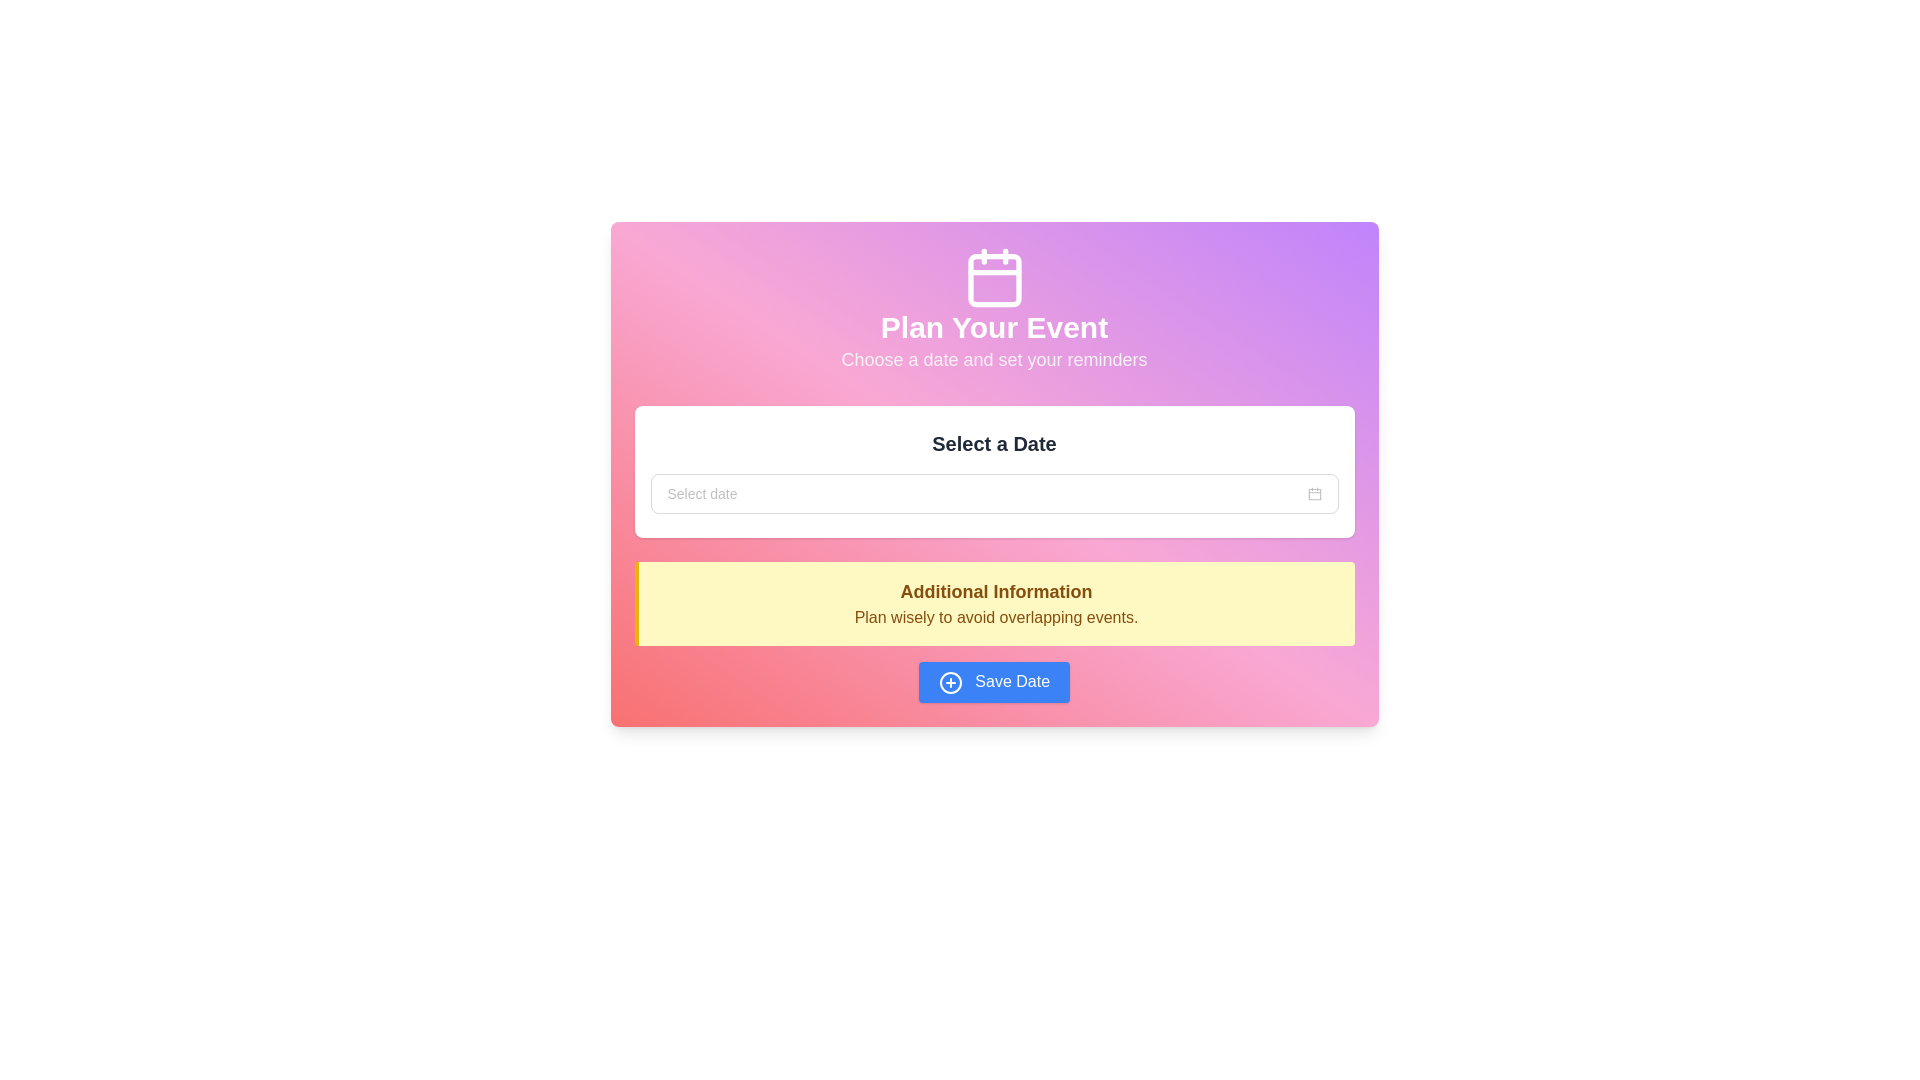 Image resolution: width=1920 pixels, height=1080 pixels. What do you see at coordinates (994, 358) in the screenshot?
I see `the instructional Text label that provides guidance for selecting a date and setting reminders, located below the 'Plan Your Event' title` at bounding box center [994, 358].